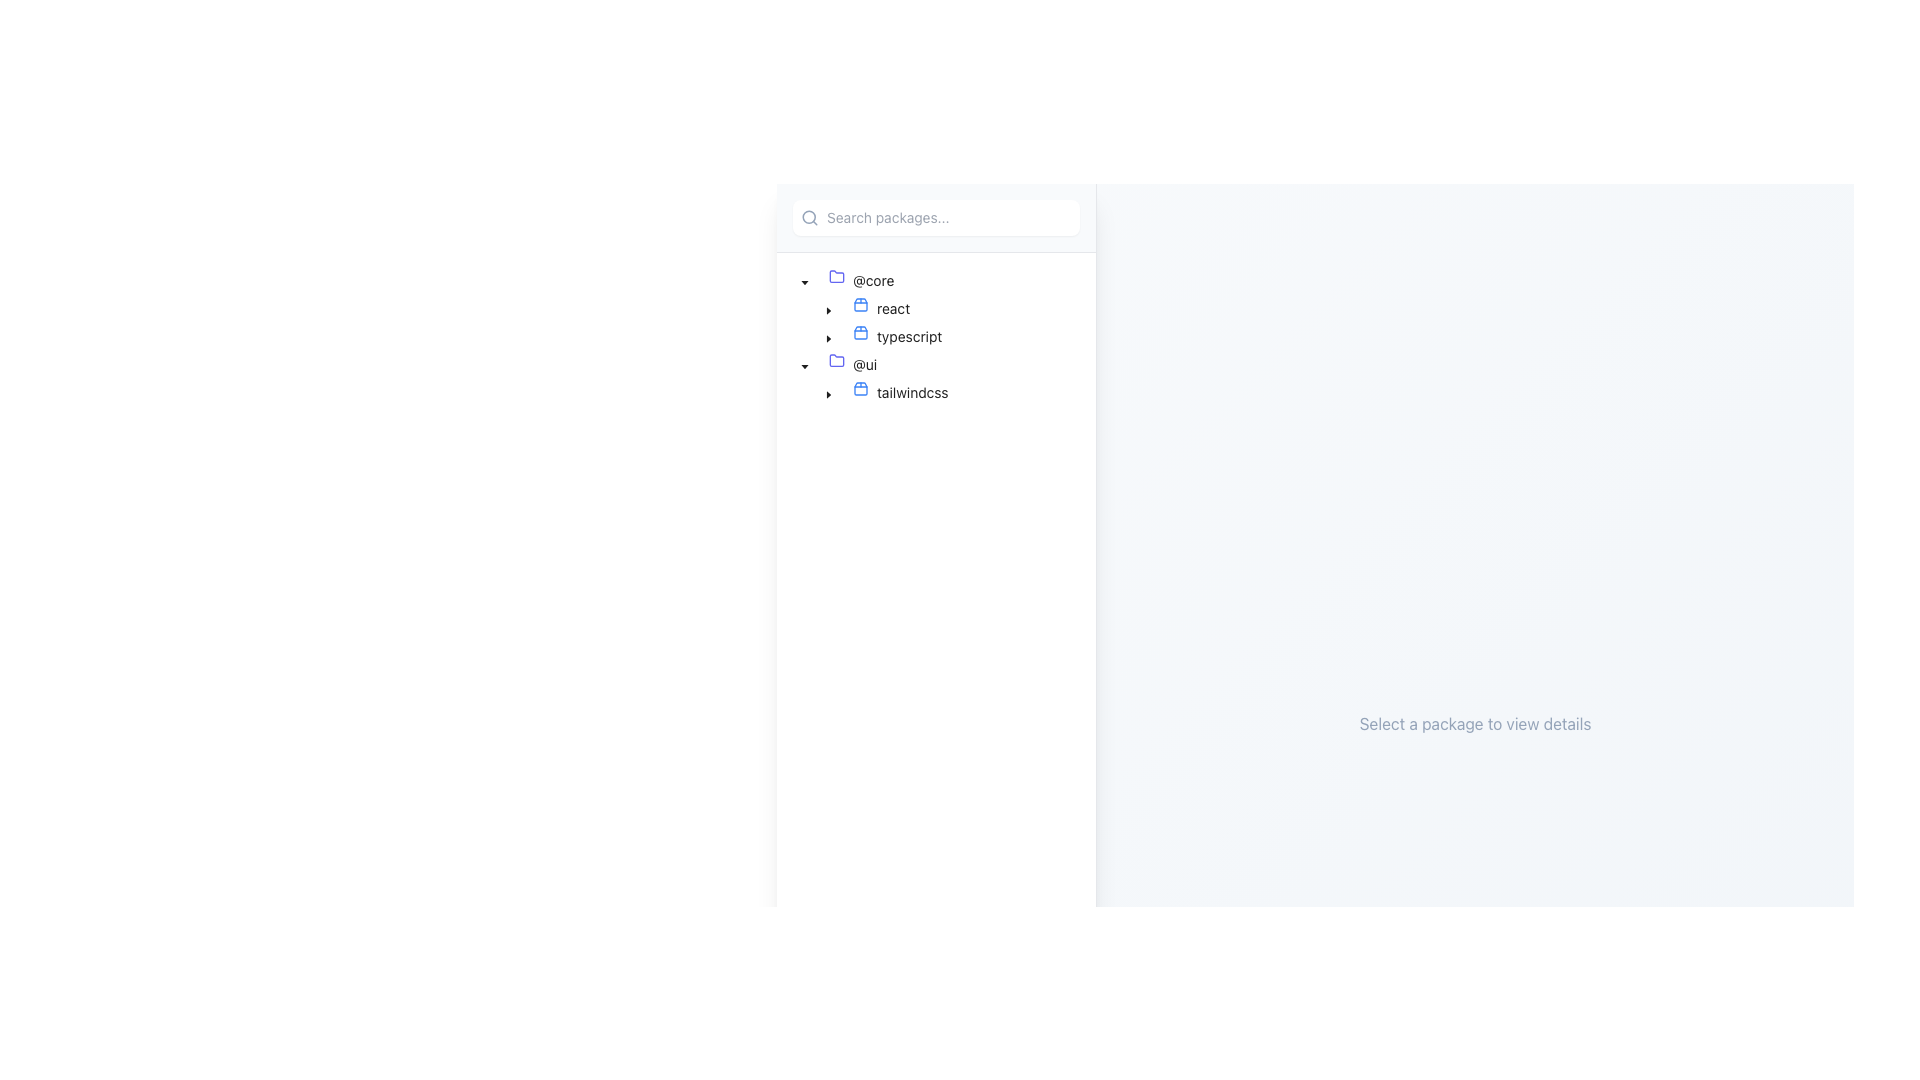  Describe the element at coordinates (874, 393) in the screenshot. I see `the 'tailwindcss' package node in the tree view` at that location.